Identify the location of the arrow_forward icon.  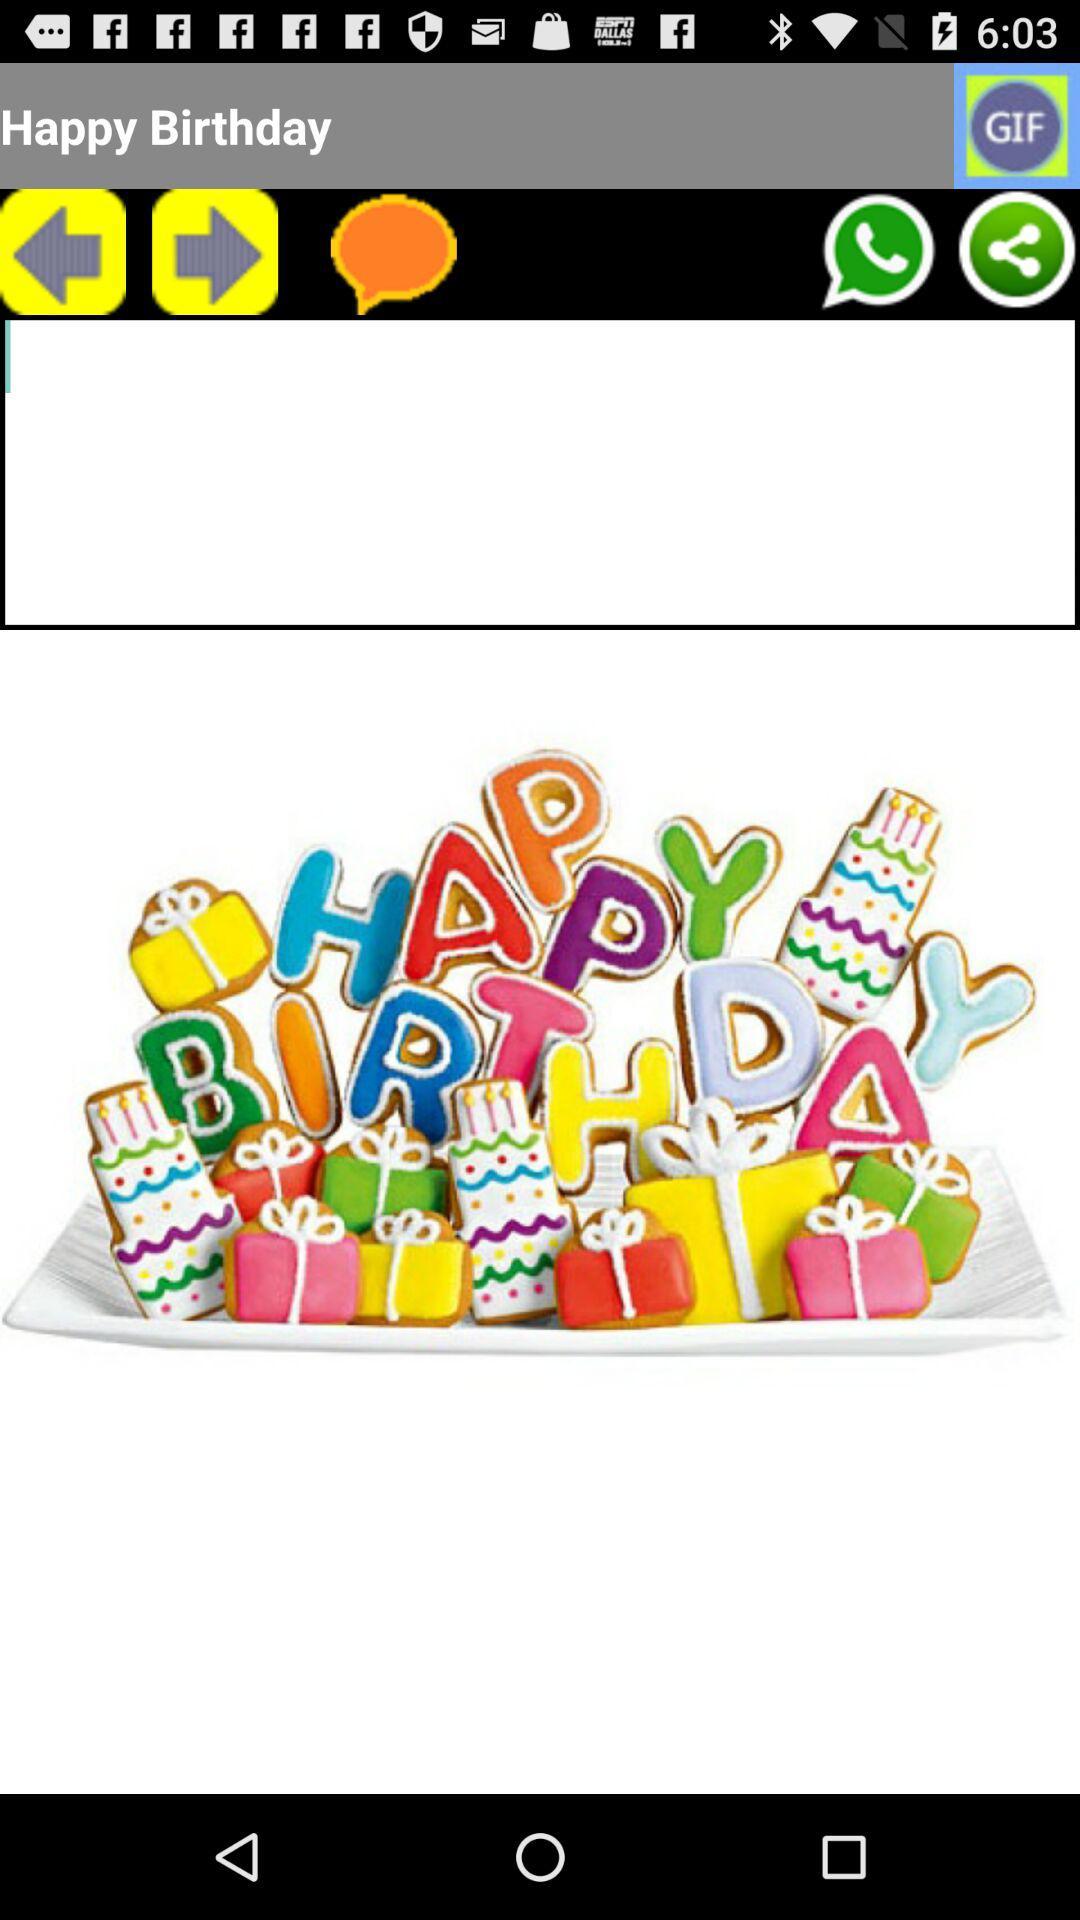
(215, 268).